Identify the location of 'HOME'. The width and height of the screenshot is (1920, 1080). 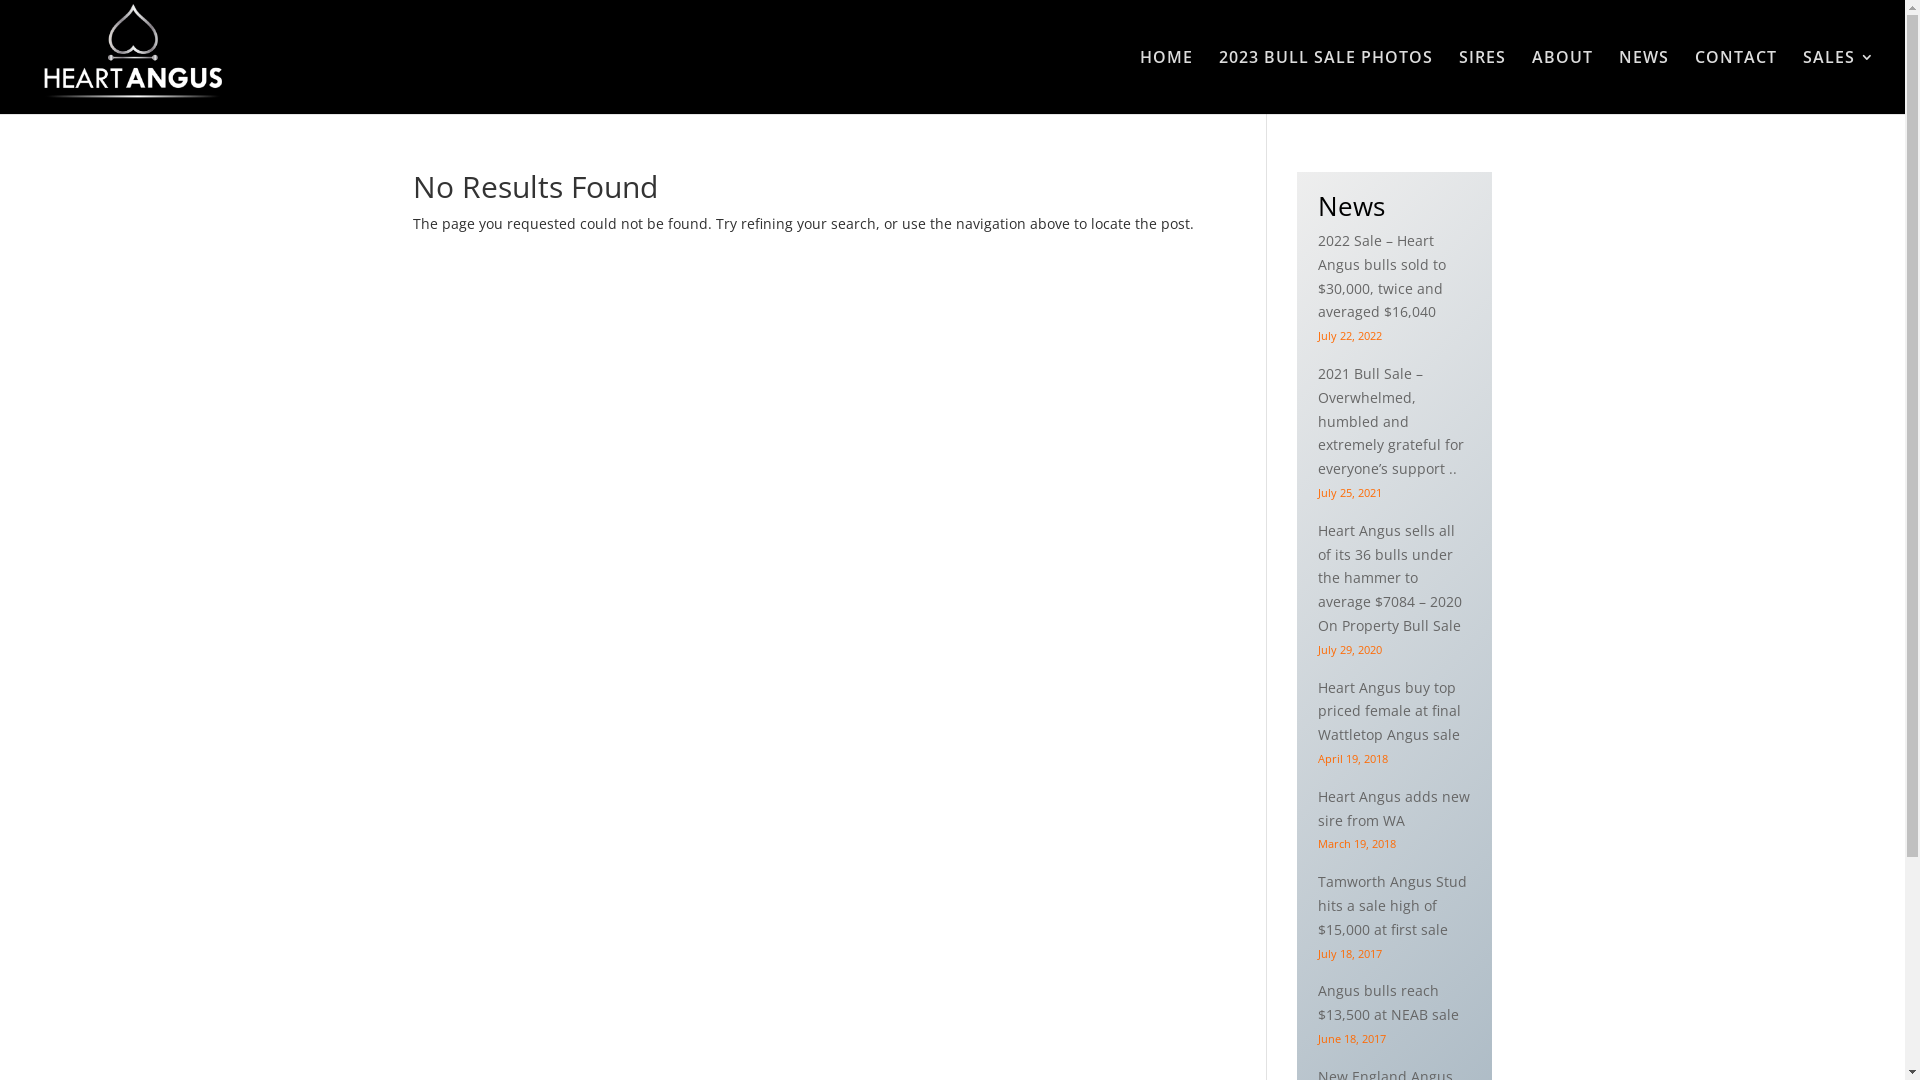
(1166, 80).